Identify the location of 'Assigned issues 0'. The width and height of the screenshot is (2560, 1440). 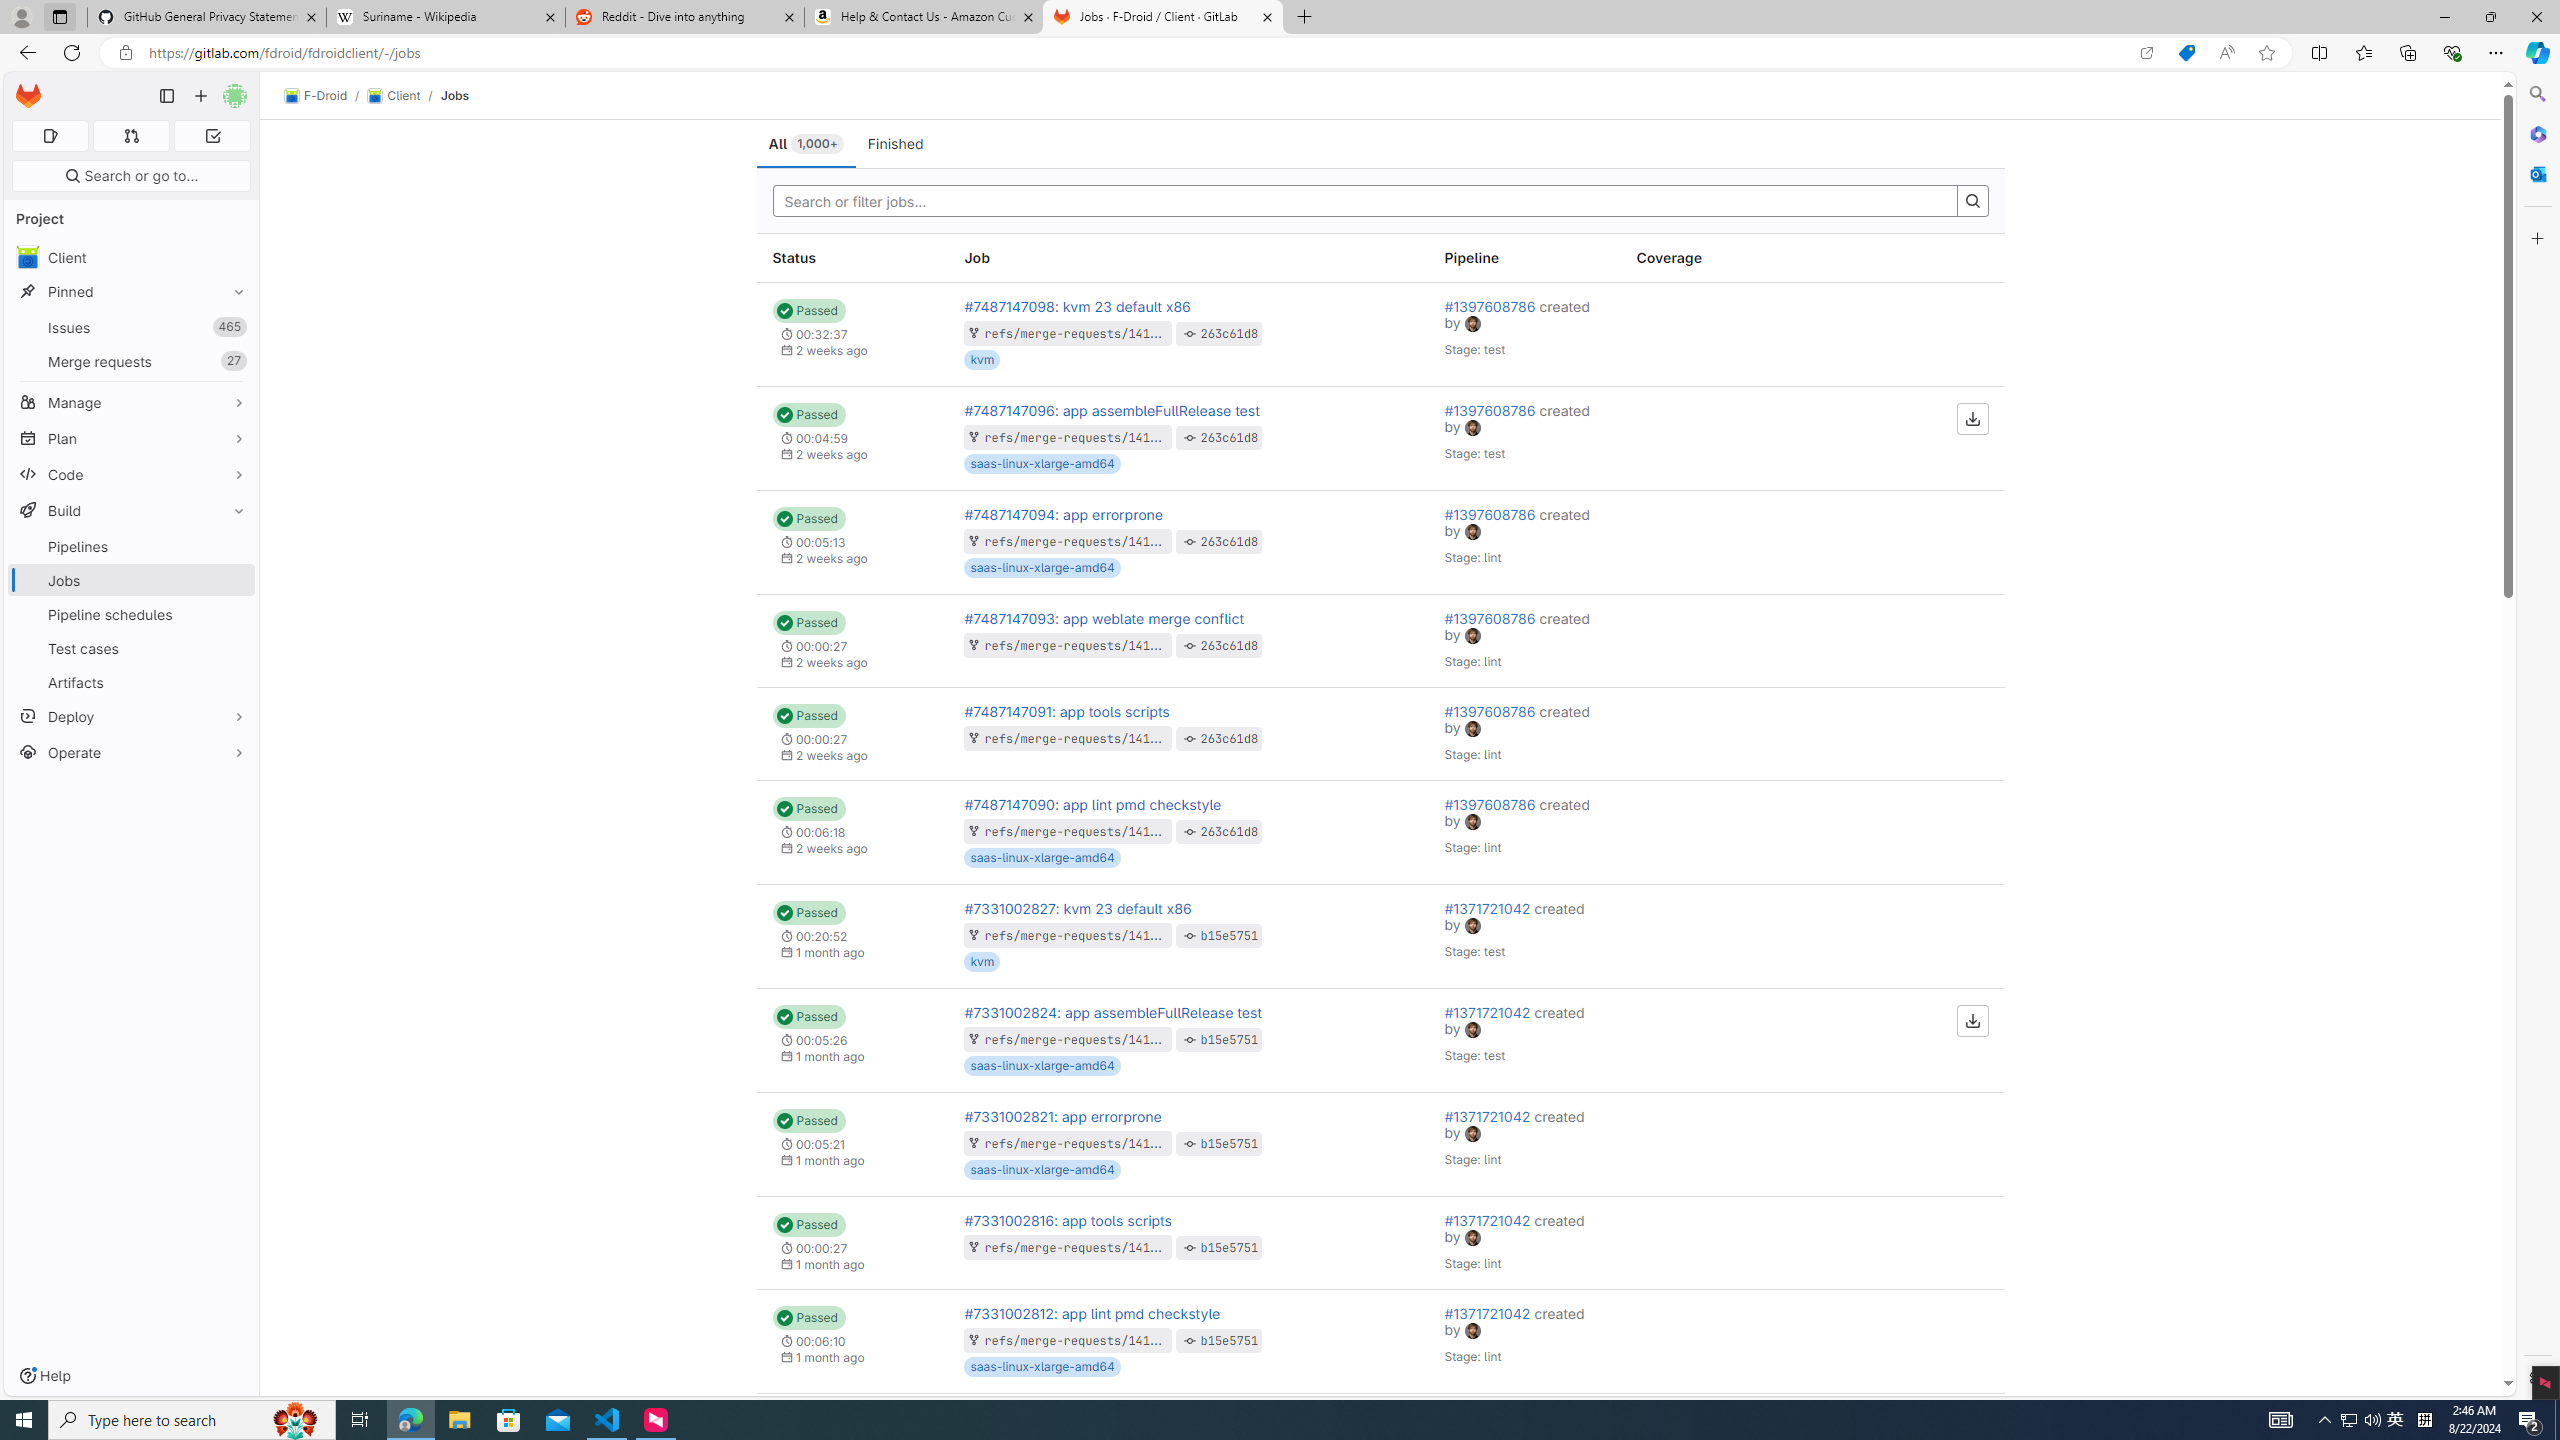
(50, 135).